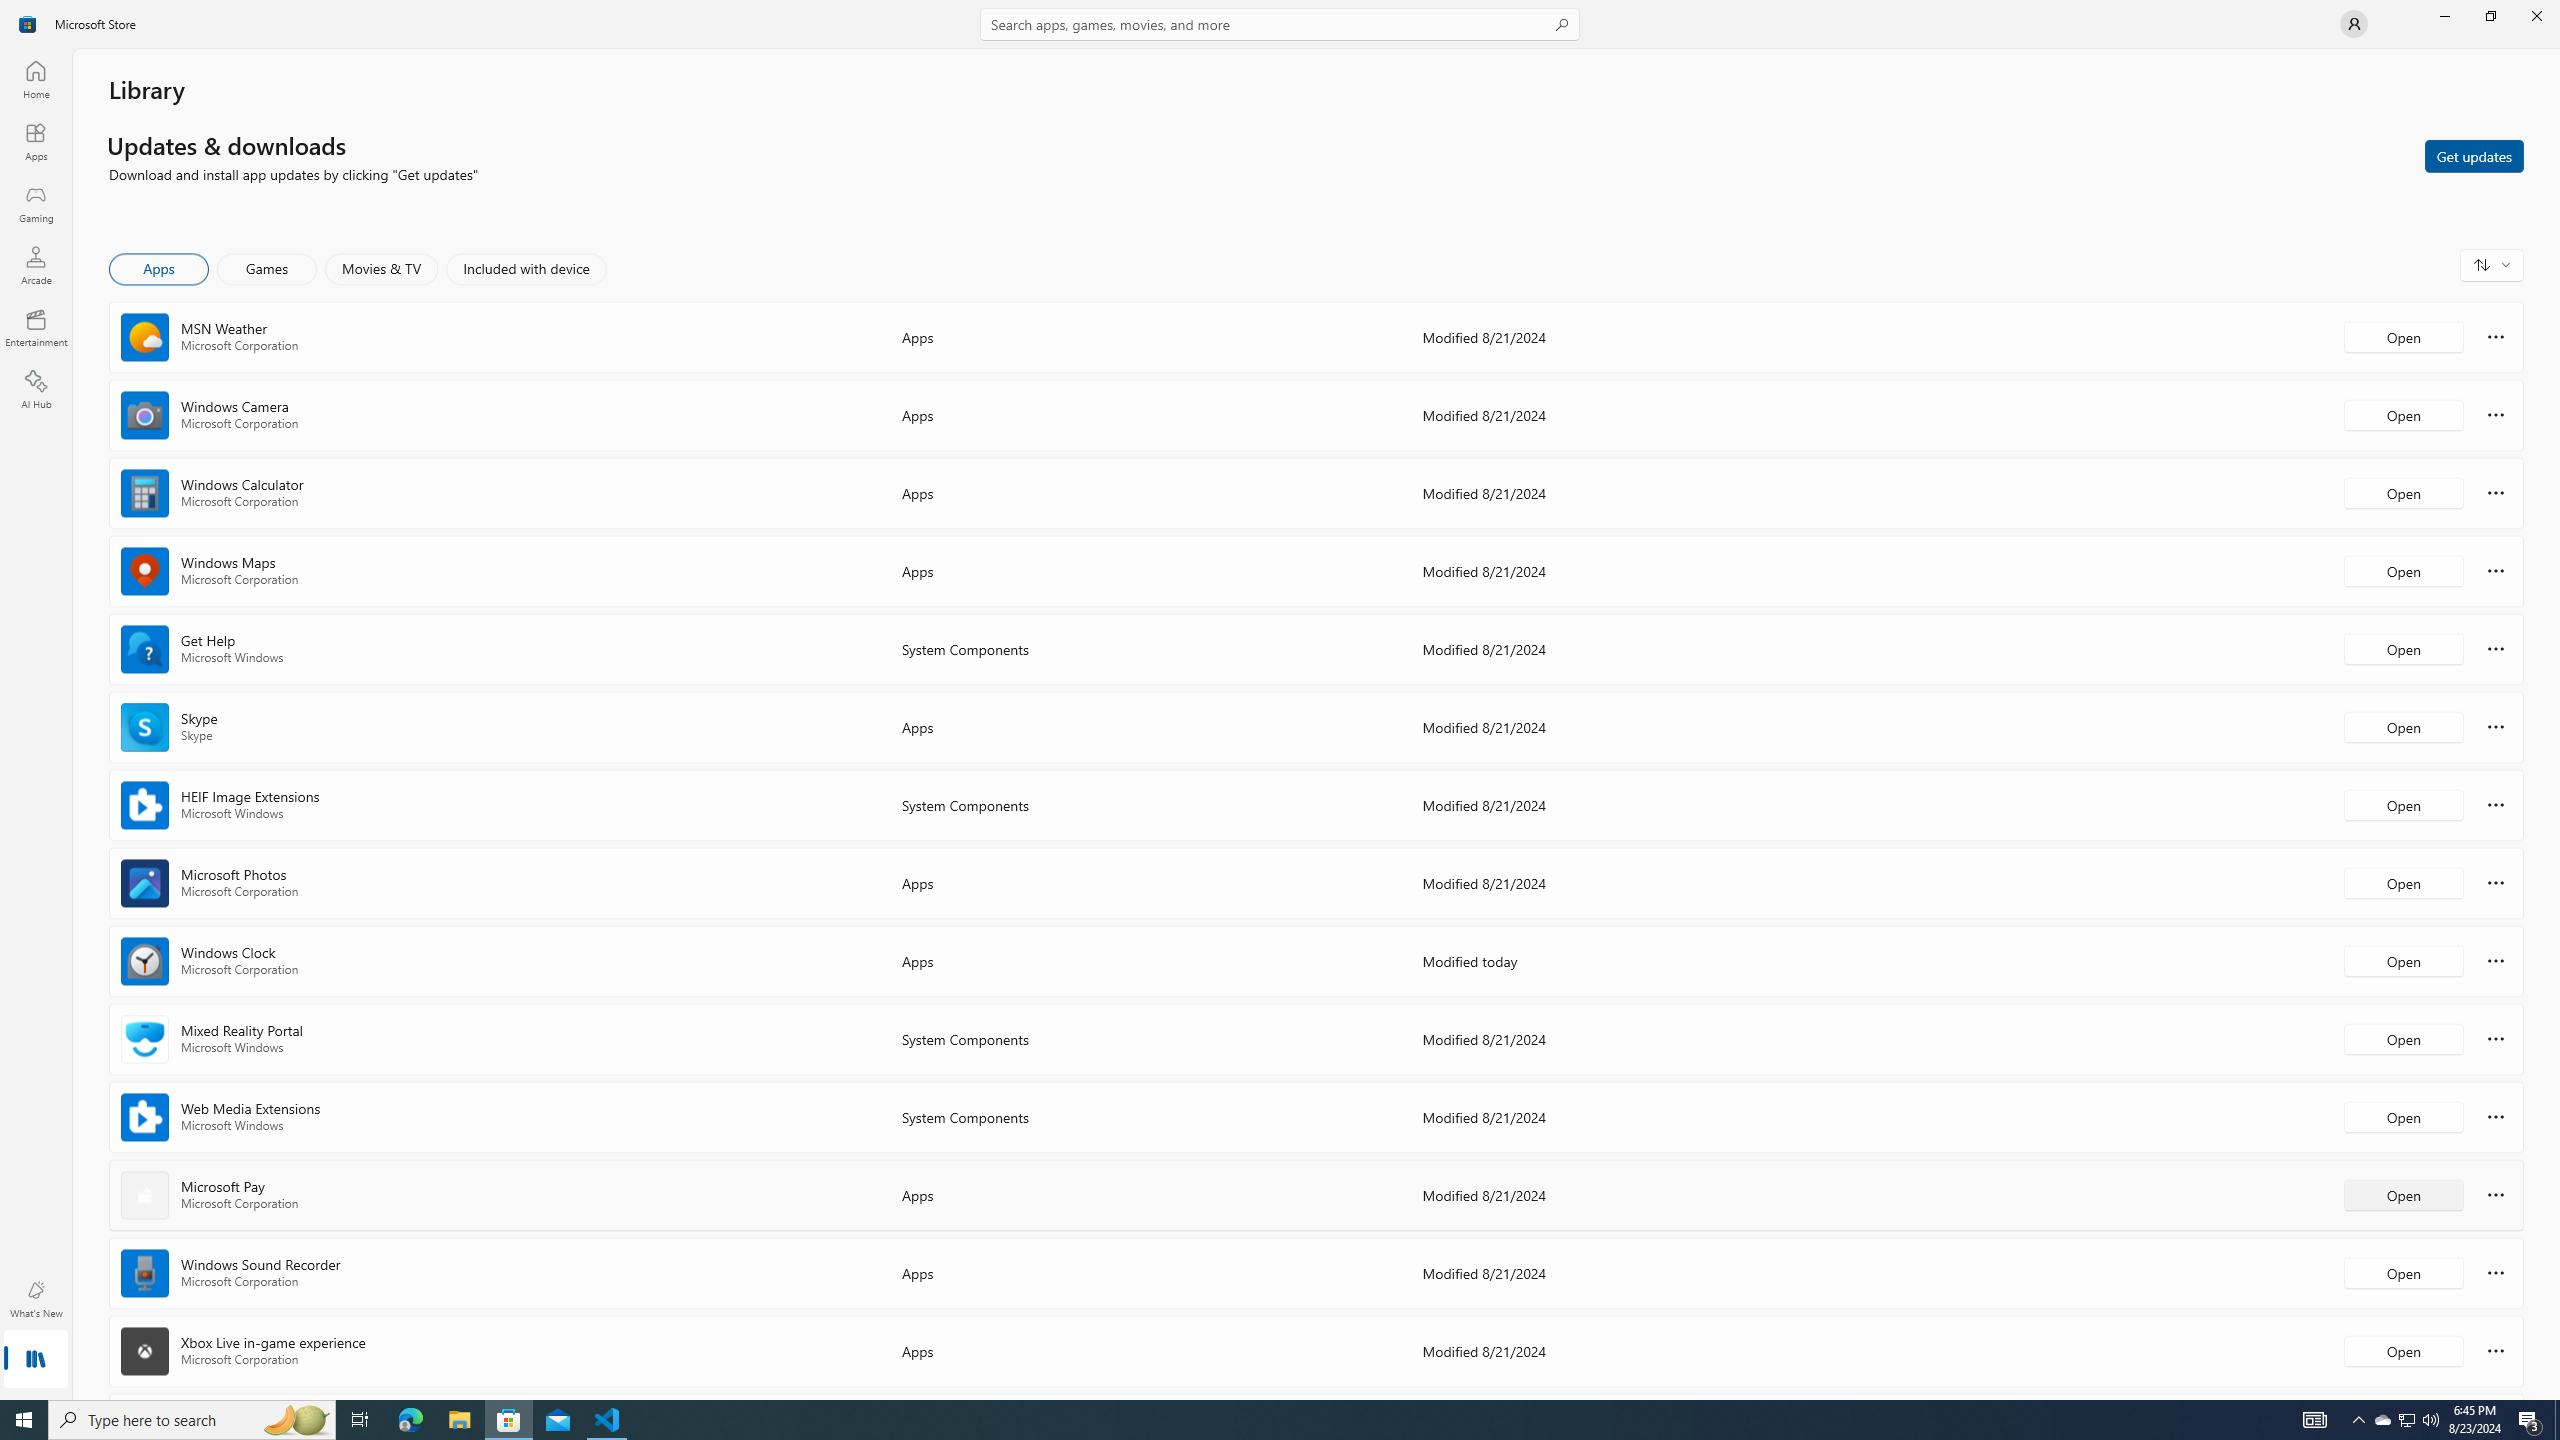 This screenshot has width=2560, height=1440. I want to click on 'More options', so click(2495, 1349).